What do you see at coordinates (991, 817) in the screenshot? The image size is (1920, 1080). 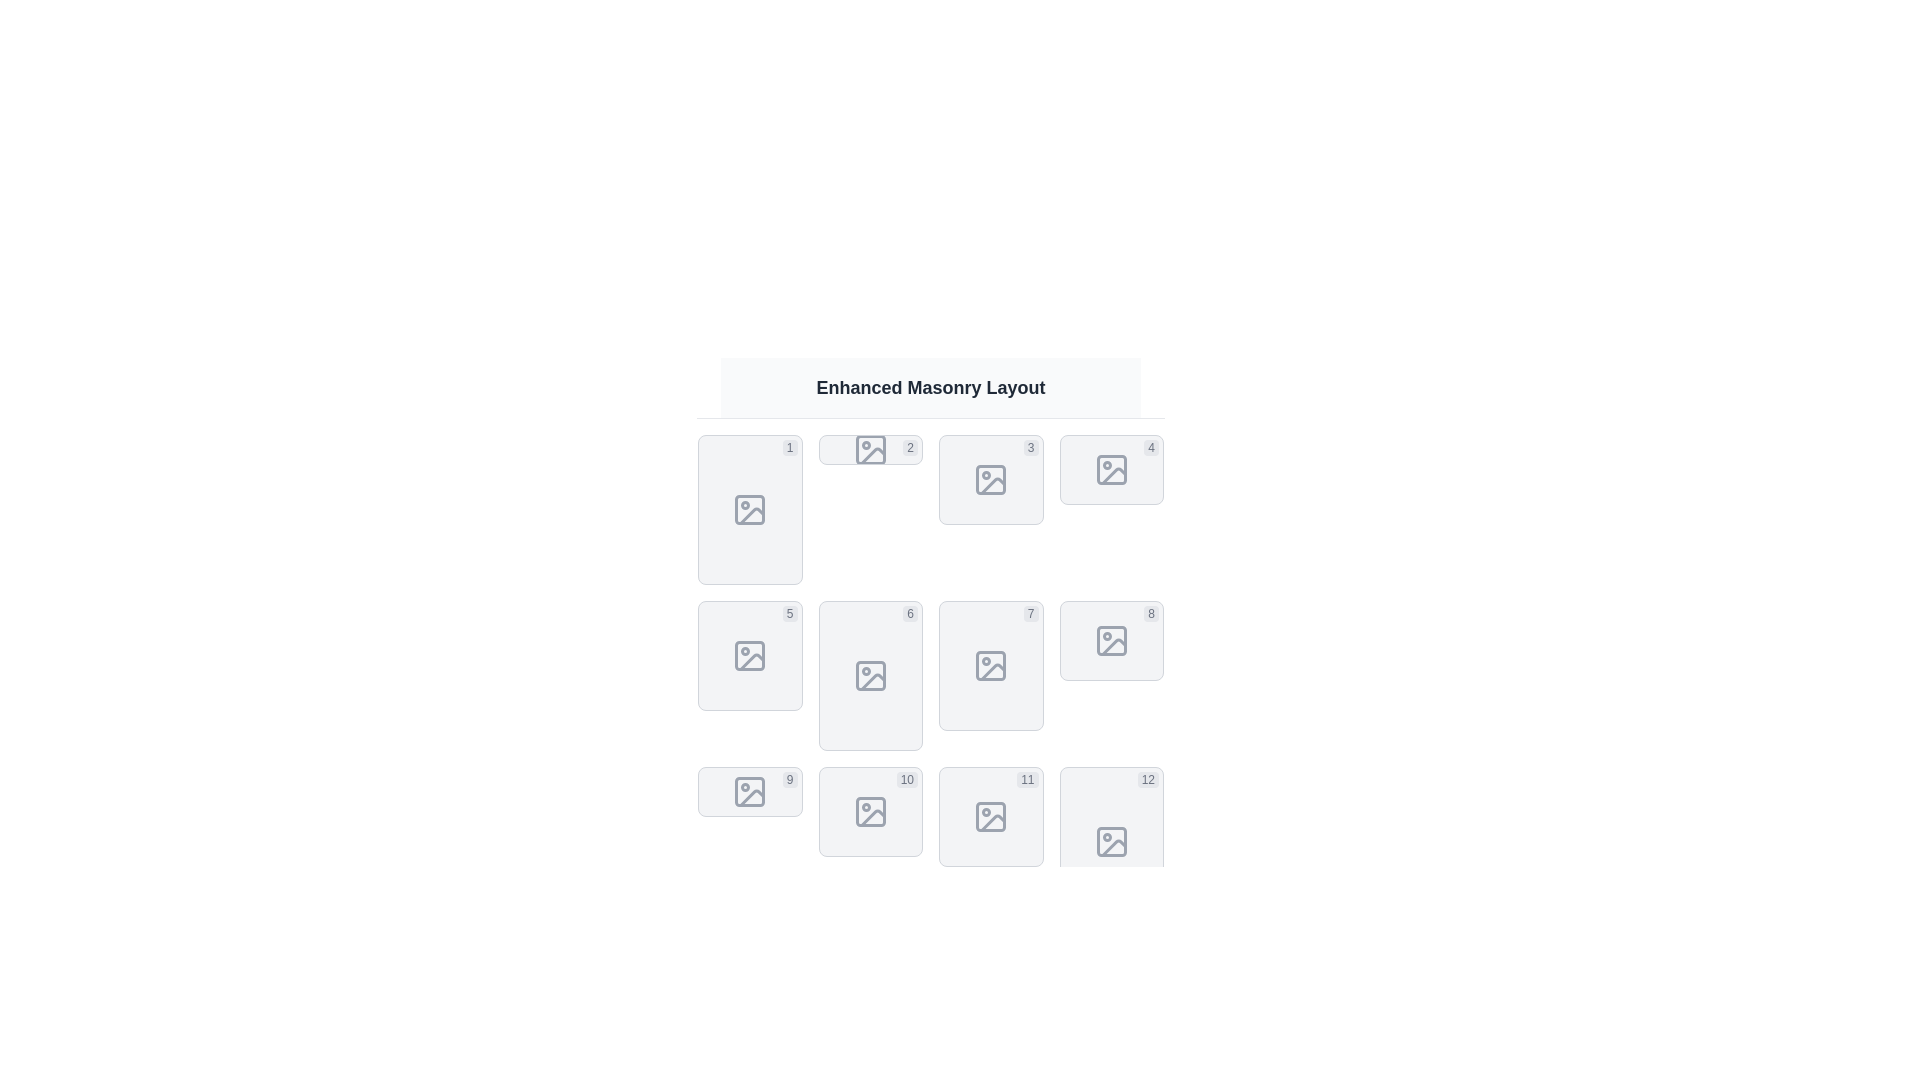 I see `the rectangular card with a light gray background and a bordered outline, which contains an icon and a dimension label '11' in the top-right corner` at bounding box center [991, 817].